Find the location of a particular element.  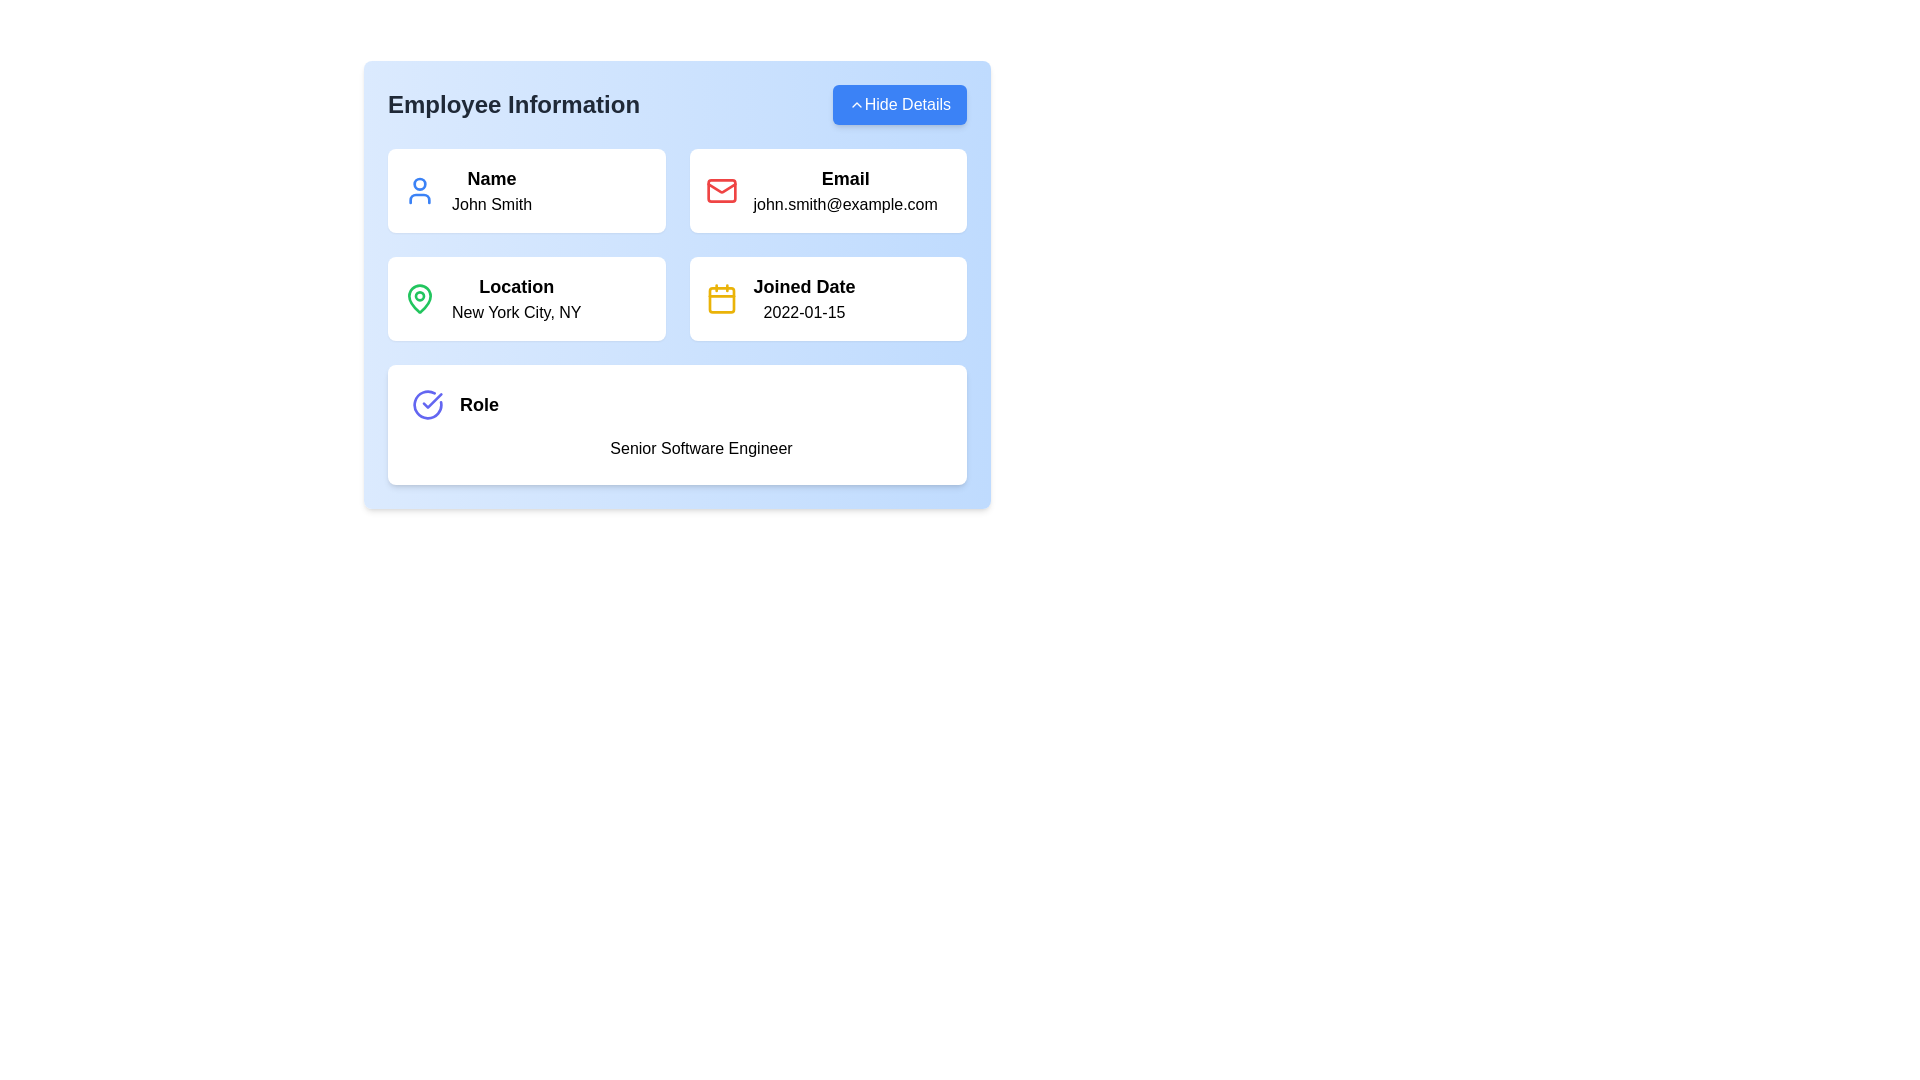

the circular icon depicting a checkmark with a blue outline located to the left of the text 'Role' in the 'Employee Information' card is located at coordinates (426, 405).